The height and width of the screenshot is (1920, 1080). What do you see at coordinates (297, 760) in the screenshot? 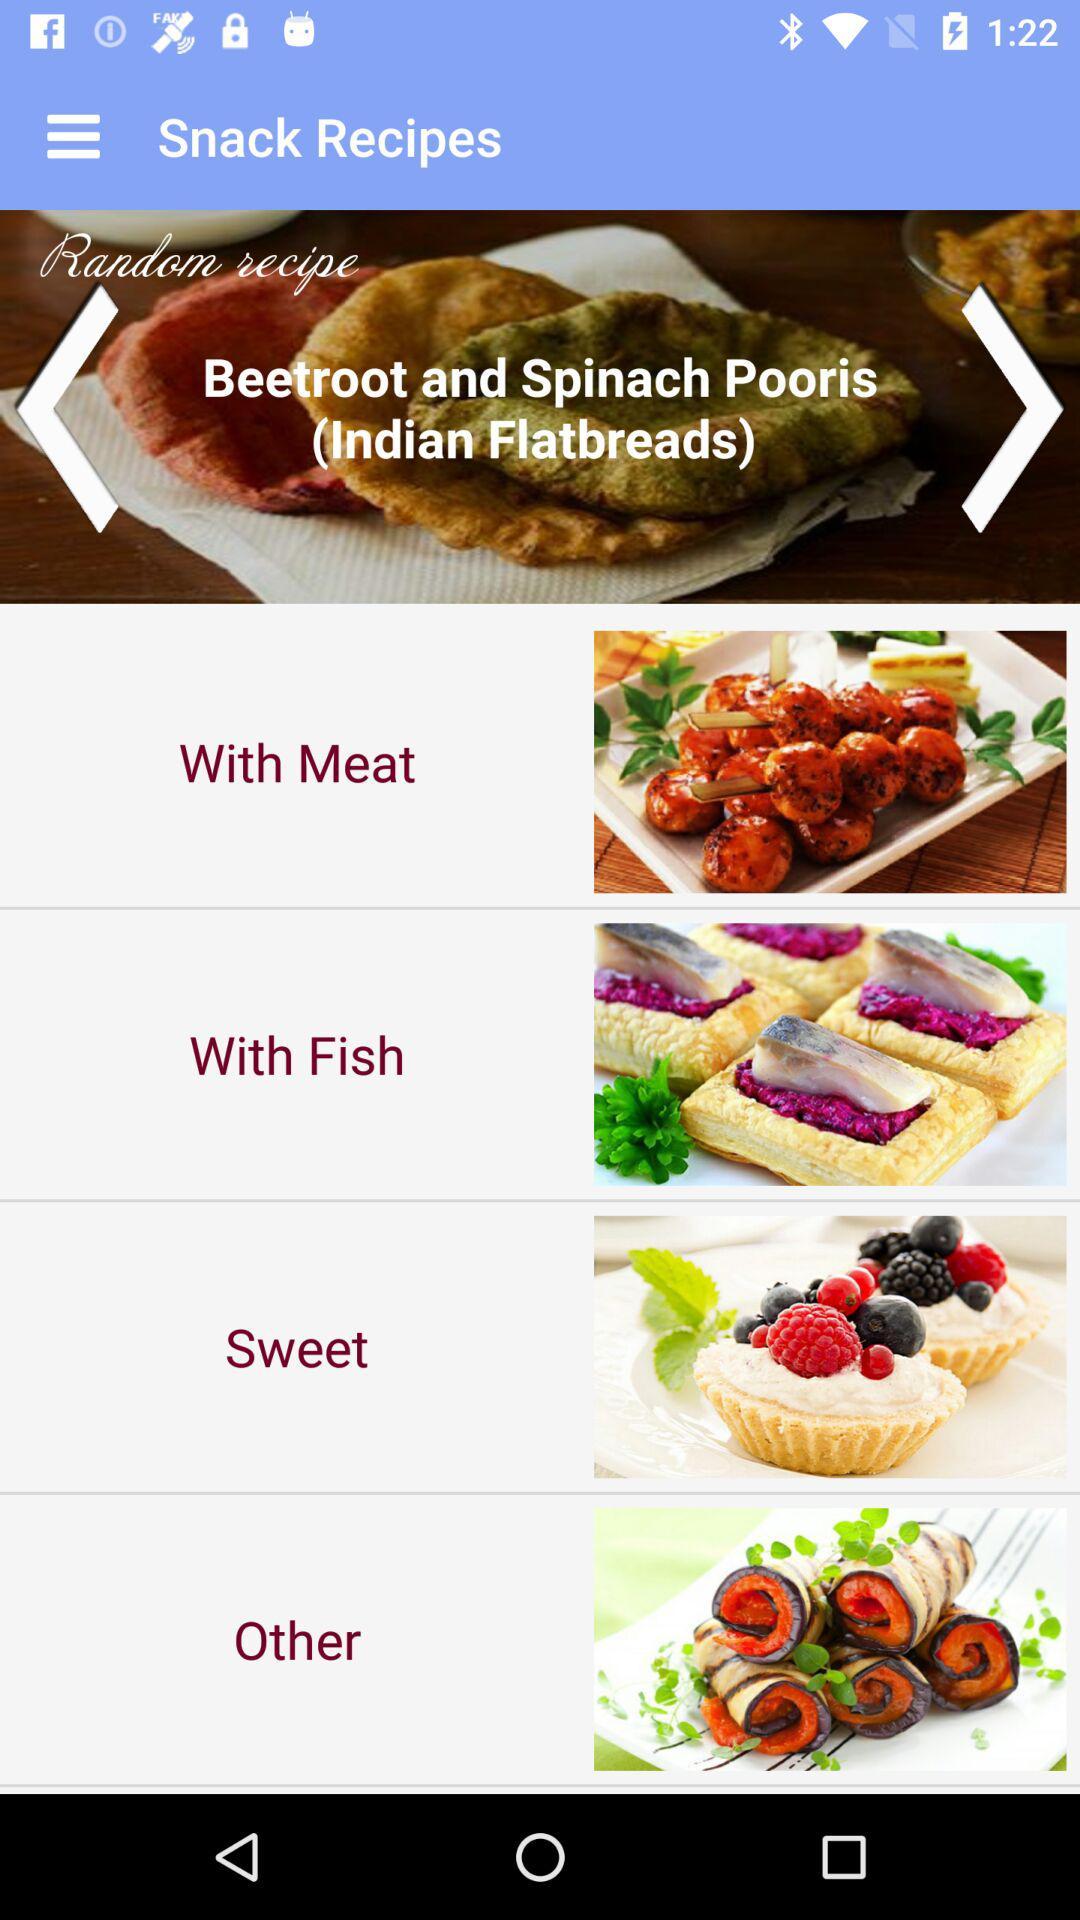
I see `the with meat` at bounding box center [297, 760].